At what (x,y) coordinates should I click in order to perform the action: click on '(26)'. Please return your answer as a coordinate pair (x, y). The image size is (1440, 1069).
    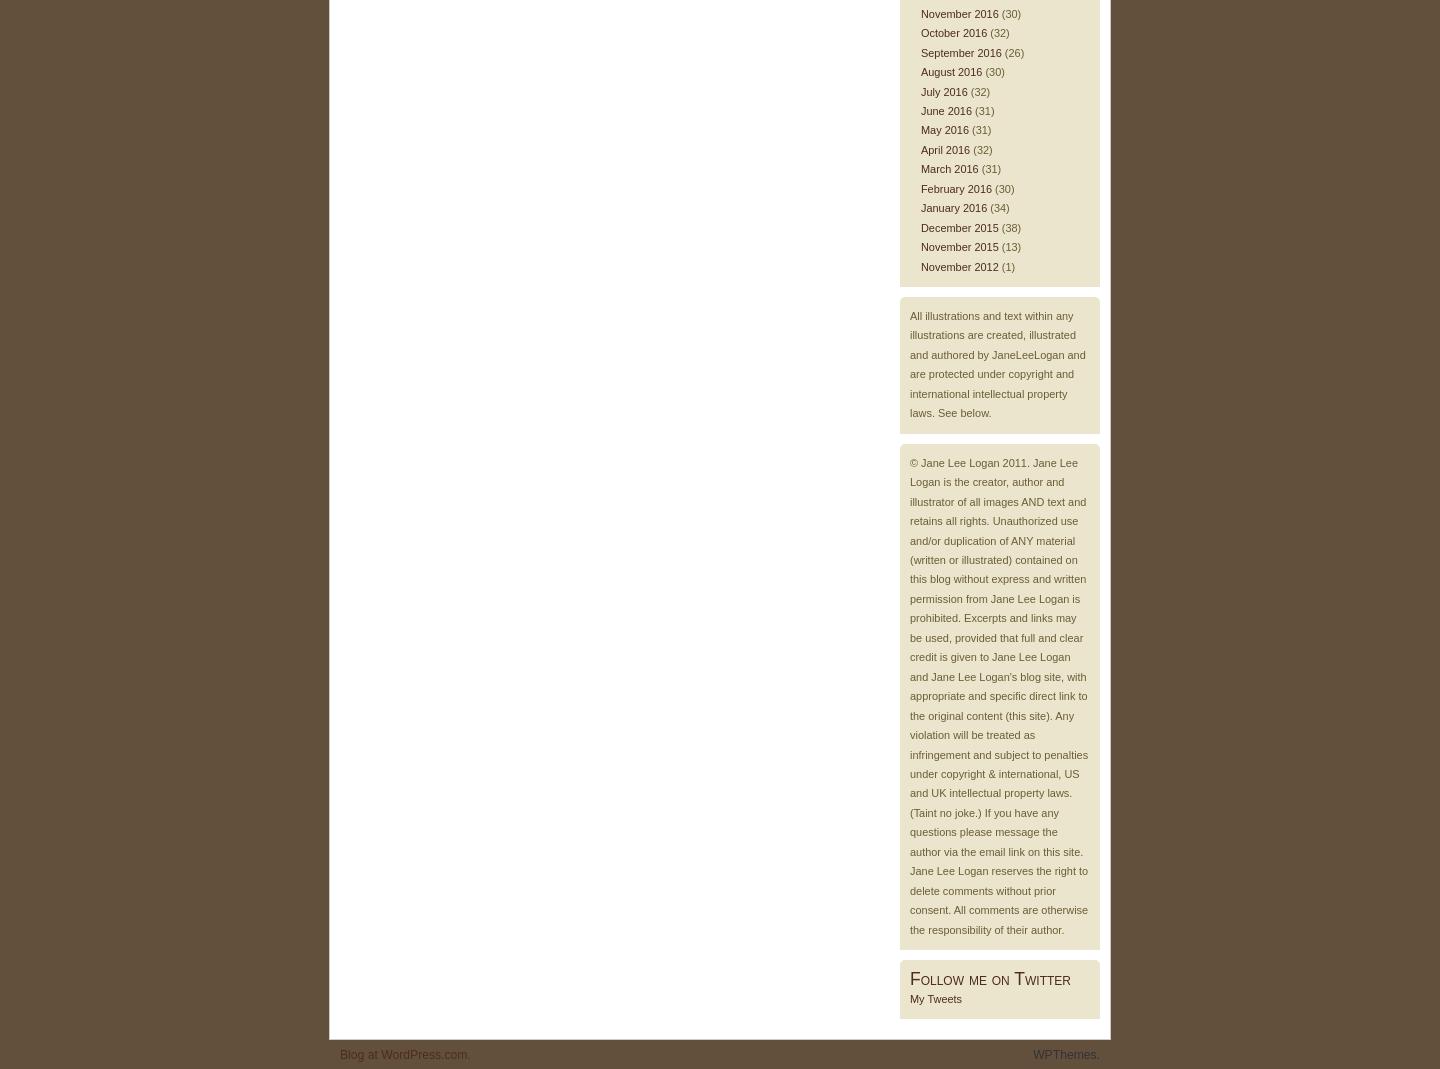
    Looking at the image, I should click on (999, 50).